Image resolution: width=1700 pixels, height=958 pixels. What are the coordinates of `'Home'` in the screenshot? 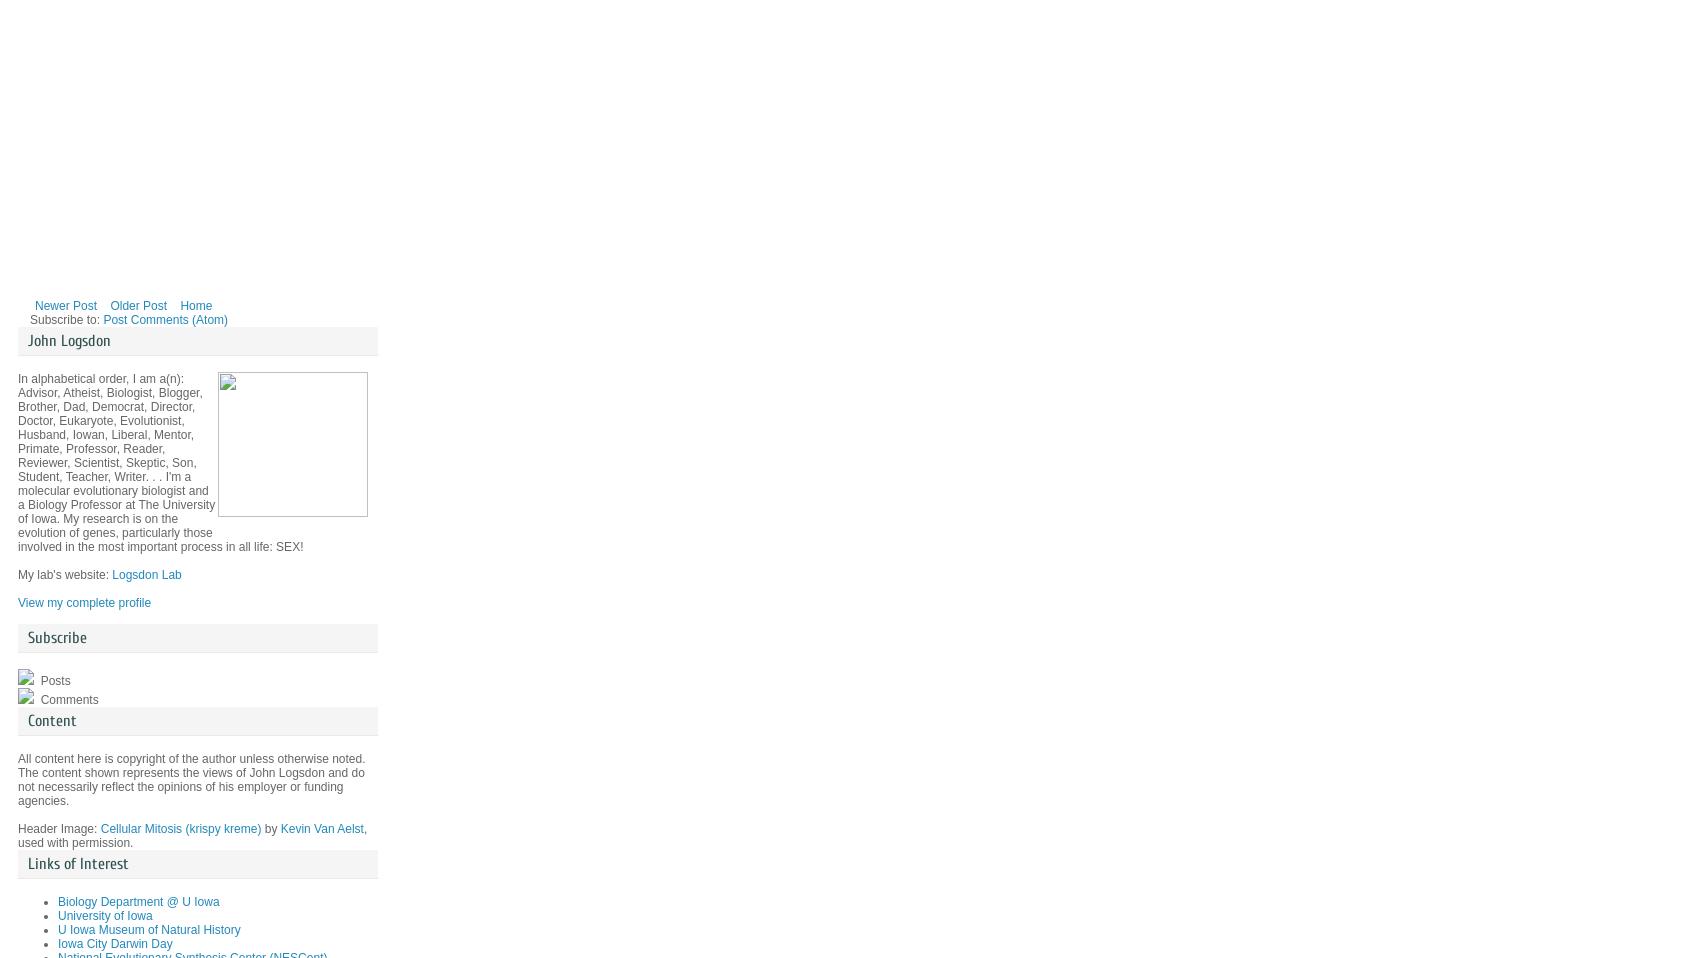 It's located at (195, 305).